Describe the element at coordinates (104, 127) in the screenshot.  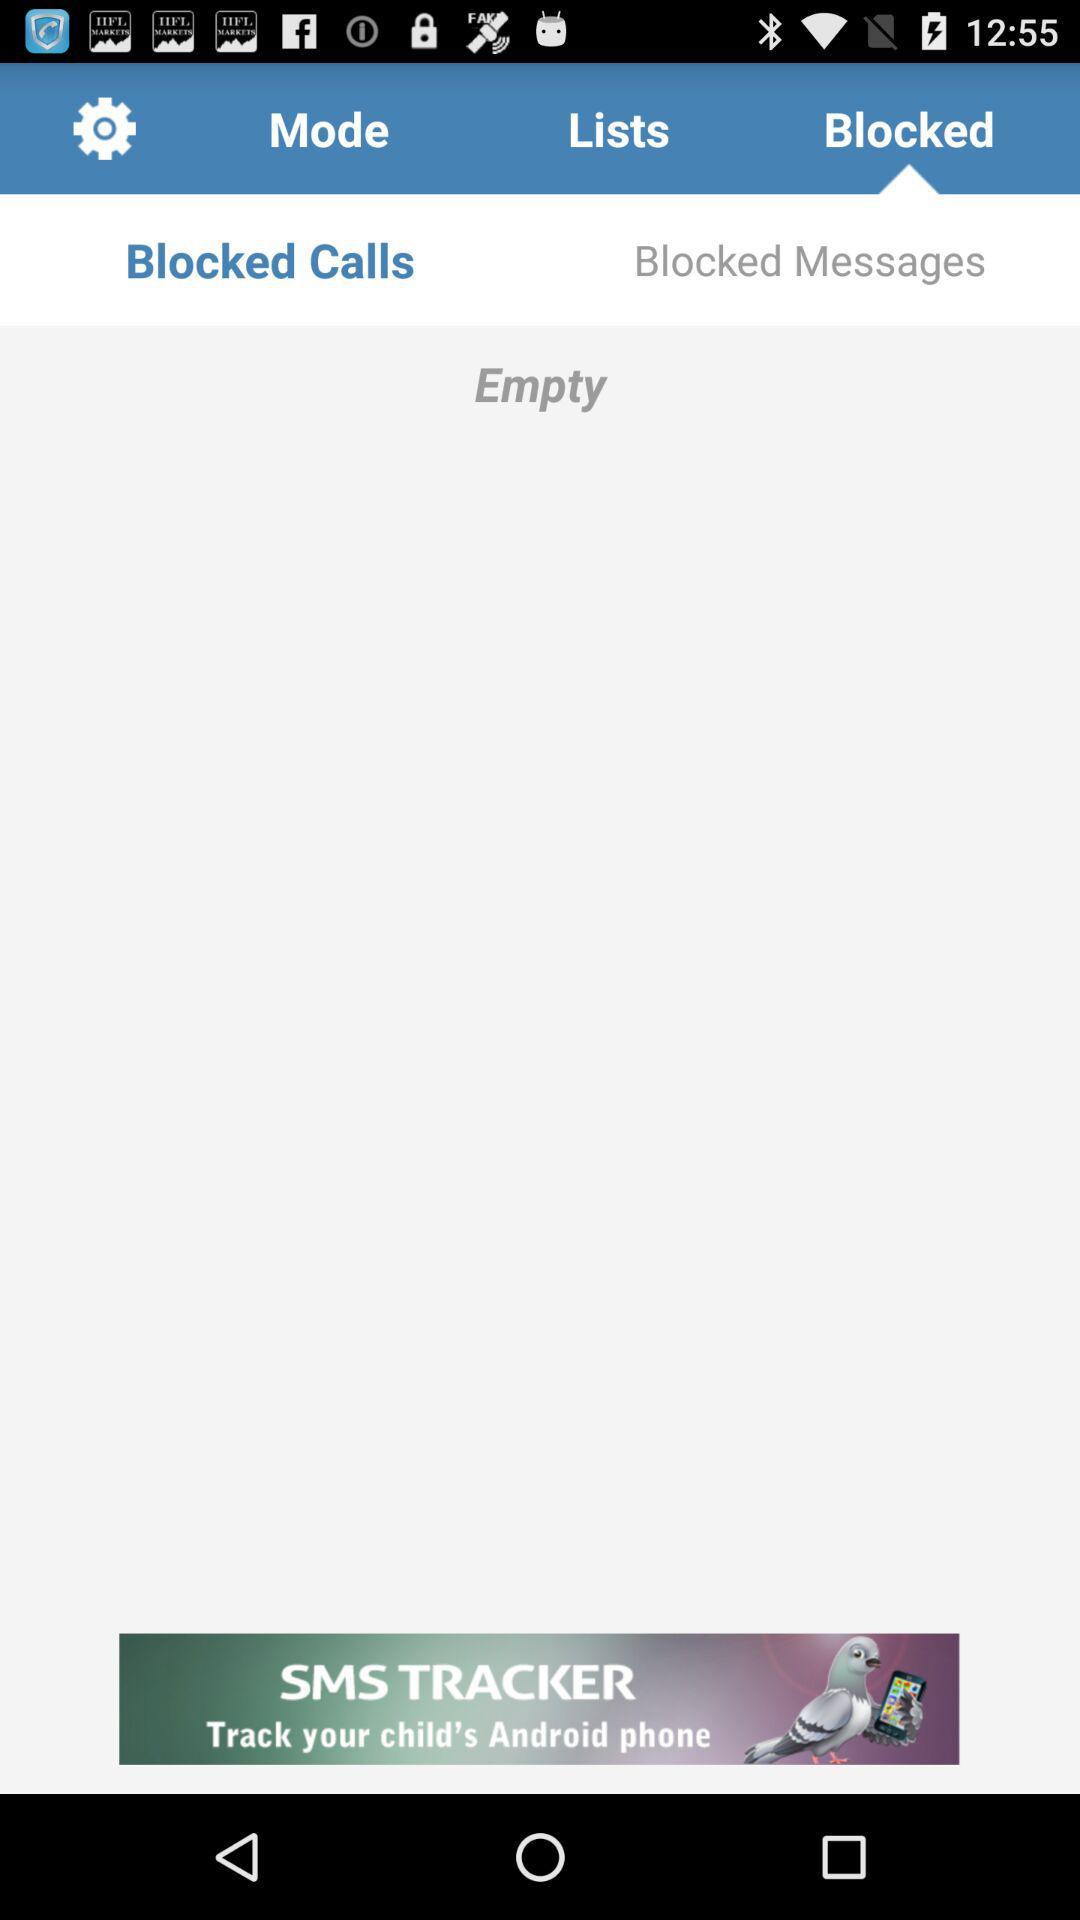
I see `the icon above blocked calls item` at that location.